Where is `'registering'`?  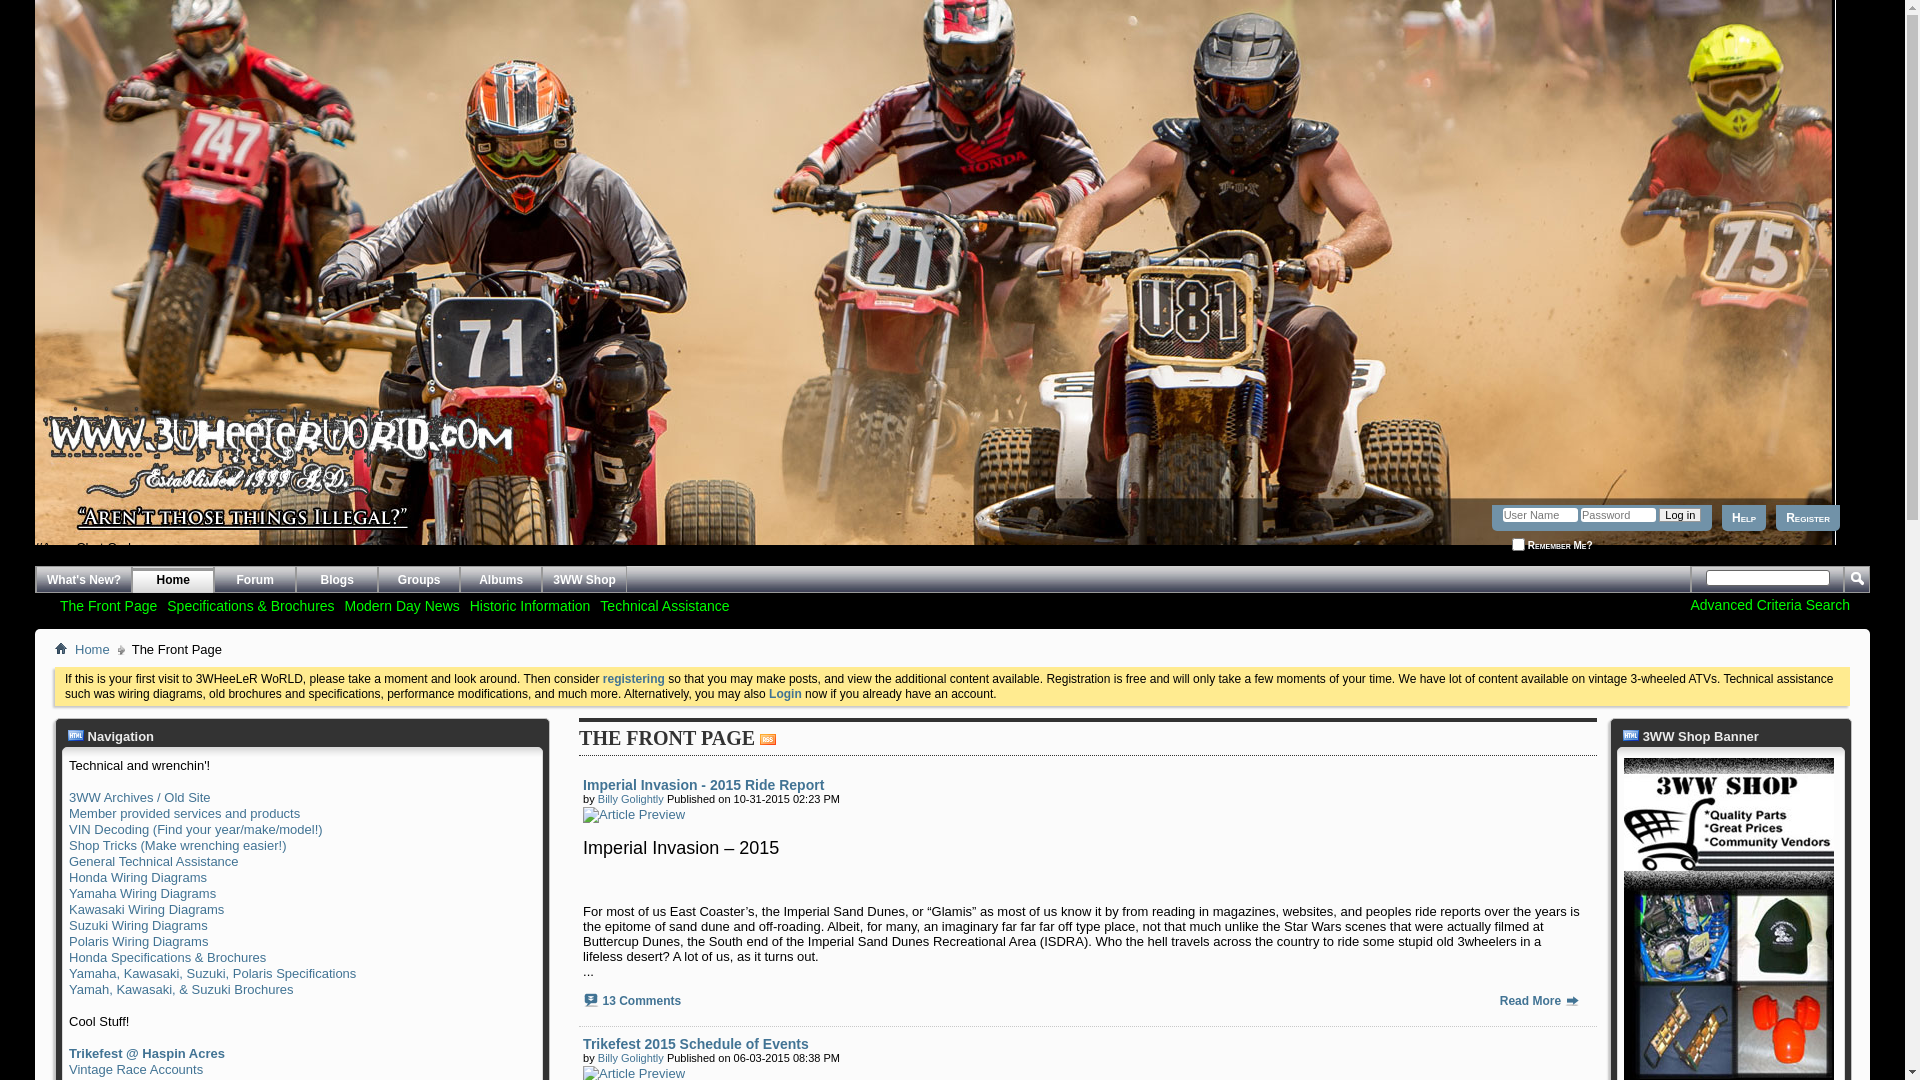
'registering' is located at coordinates (632, 677).